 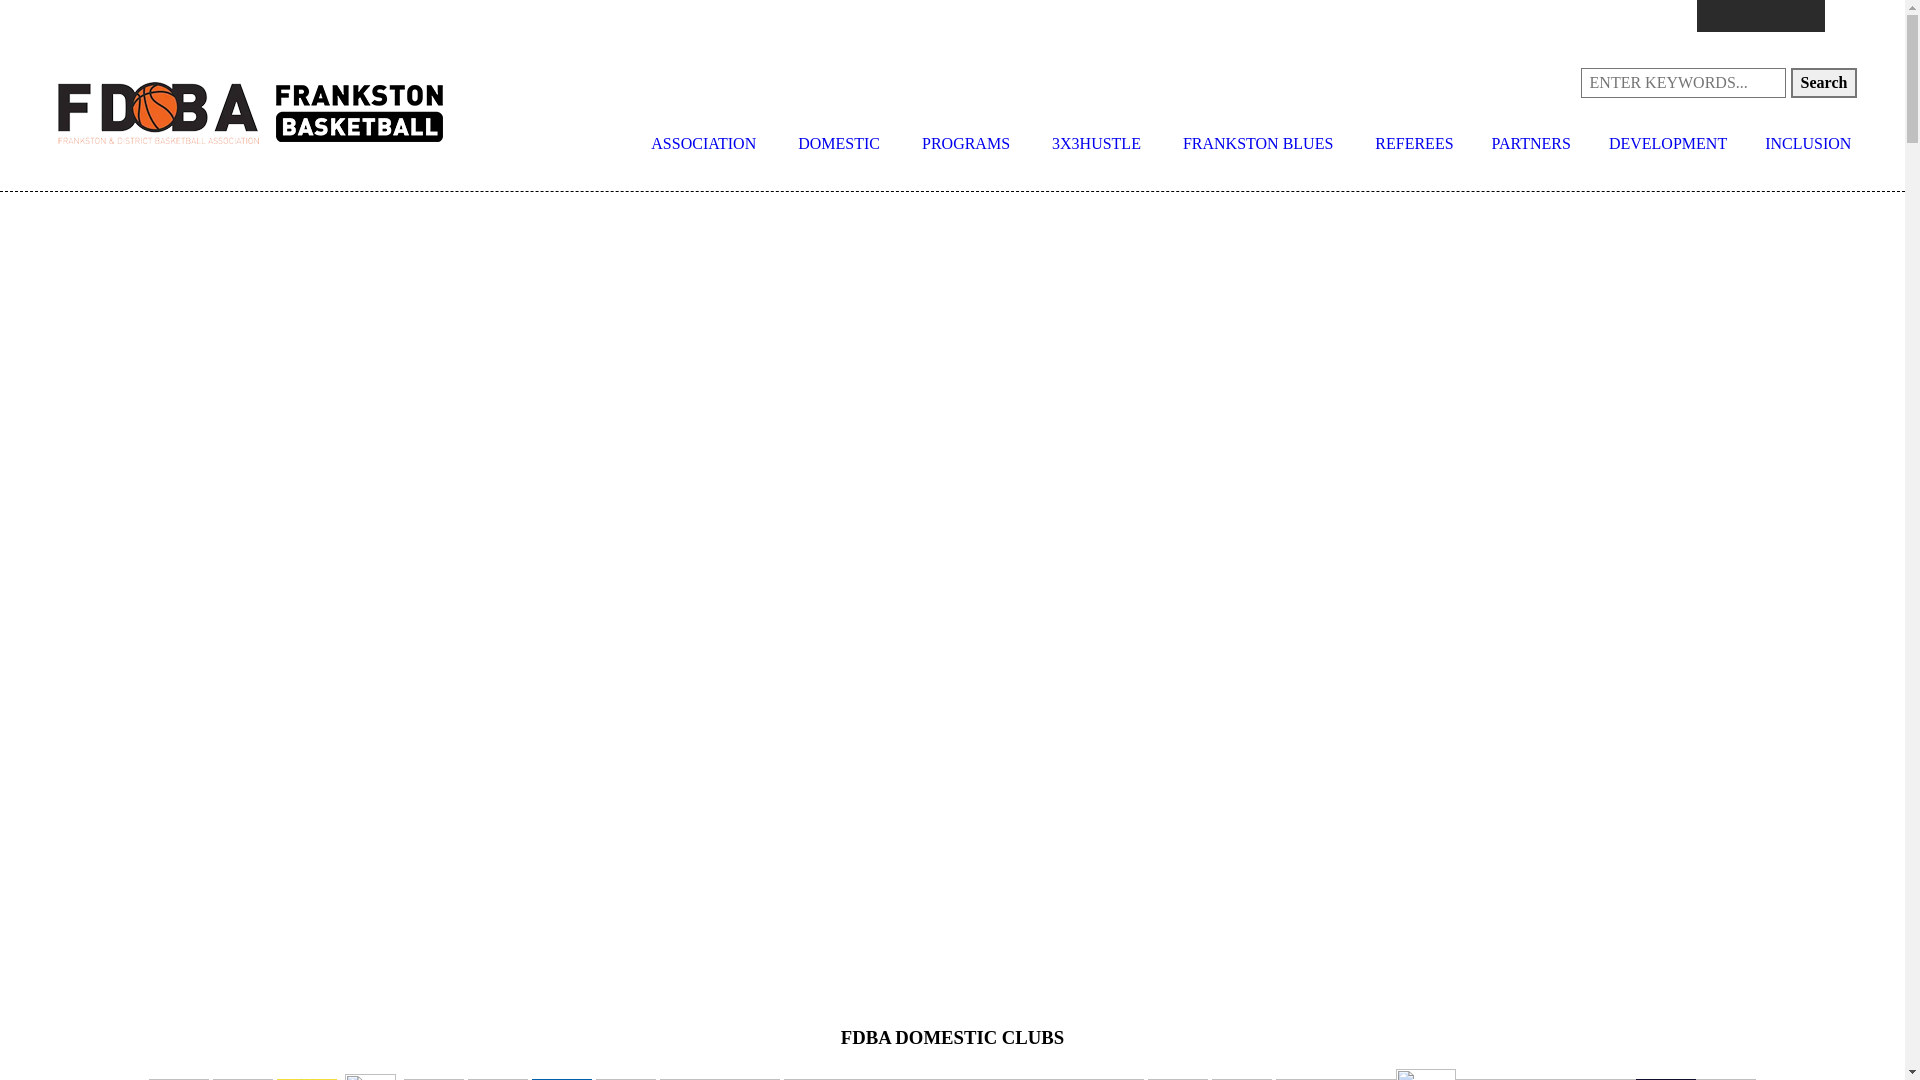 I want to click on 'Instagram', so click(x=1744, y=15).